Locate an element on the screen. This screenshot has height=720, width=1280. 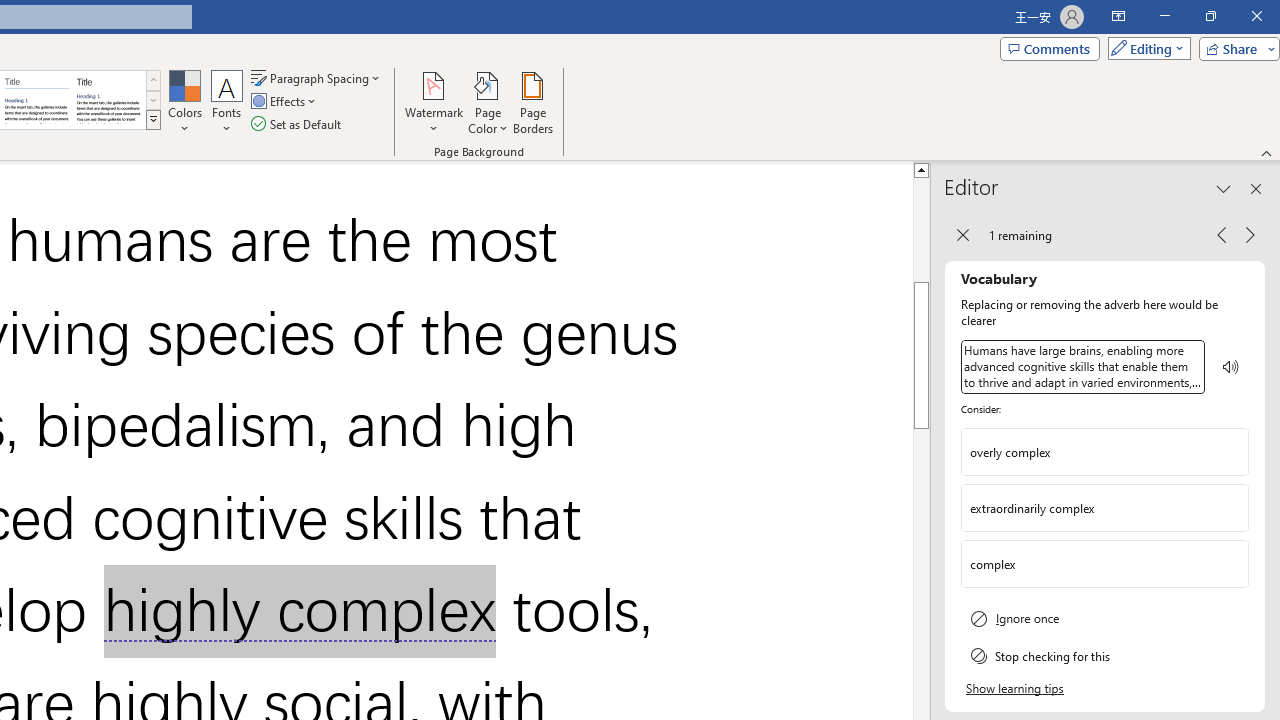
'Row Down' is located at coordinates (152, 100).